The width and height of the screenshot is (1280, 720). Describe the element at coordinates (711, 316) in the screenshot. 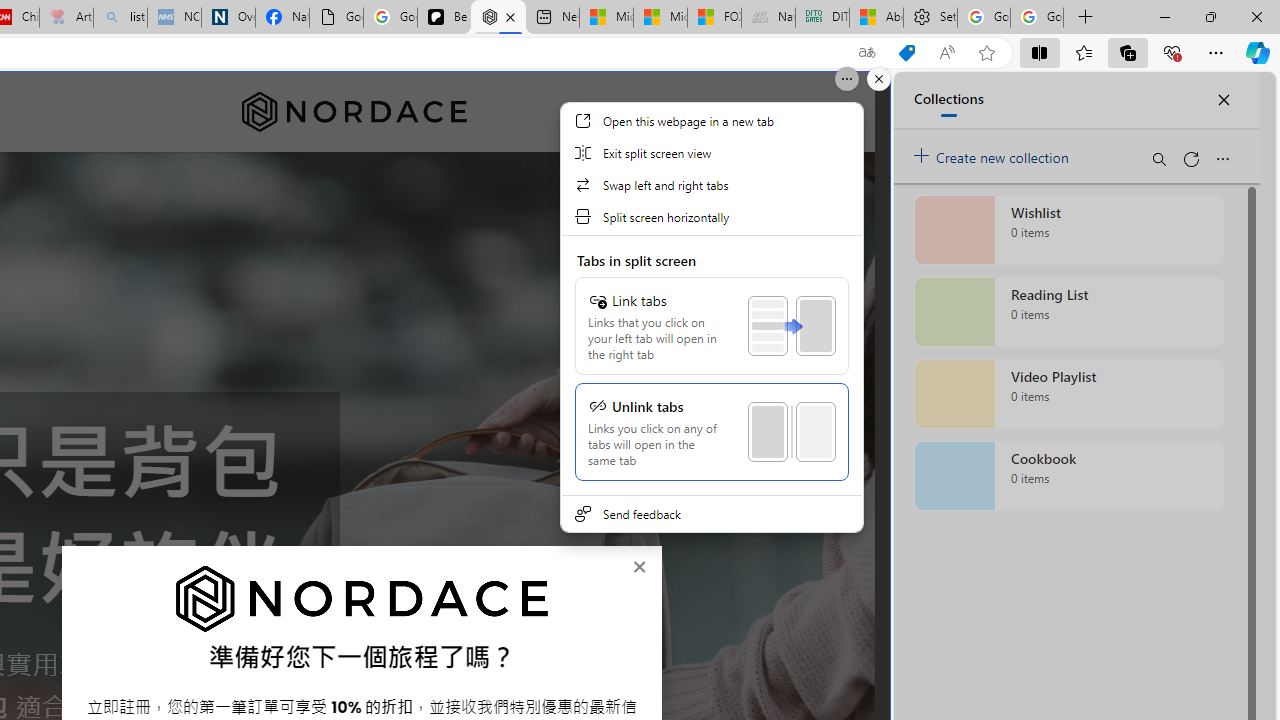

I see `'Class: SubmenuView'` at that location.